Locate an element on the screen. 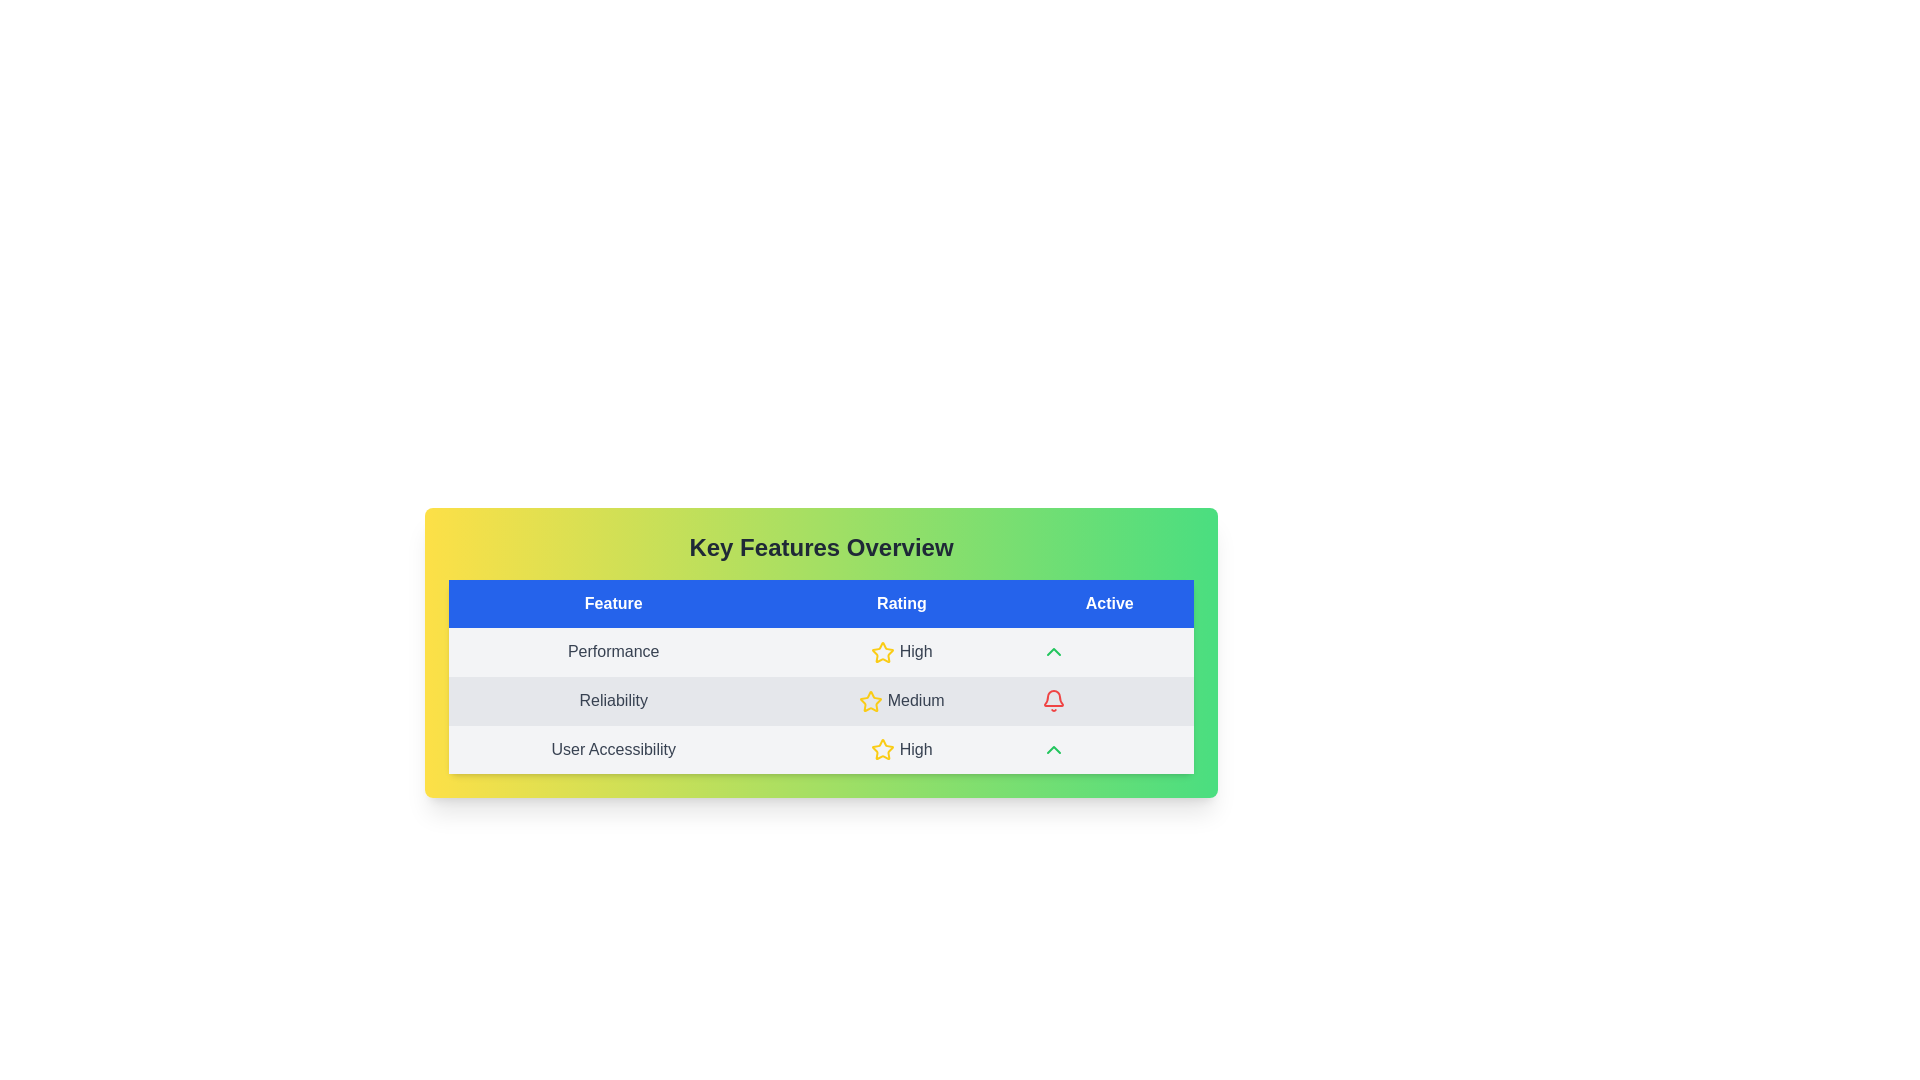 This screenshot has height=1080, width=1920. the bell-shaped notification icon with a red fill color located in the middle cell of the 'Active' column within the row for 'Reliability' in the feature overview table is located at coordinates (1052, 700).